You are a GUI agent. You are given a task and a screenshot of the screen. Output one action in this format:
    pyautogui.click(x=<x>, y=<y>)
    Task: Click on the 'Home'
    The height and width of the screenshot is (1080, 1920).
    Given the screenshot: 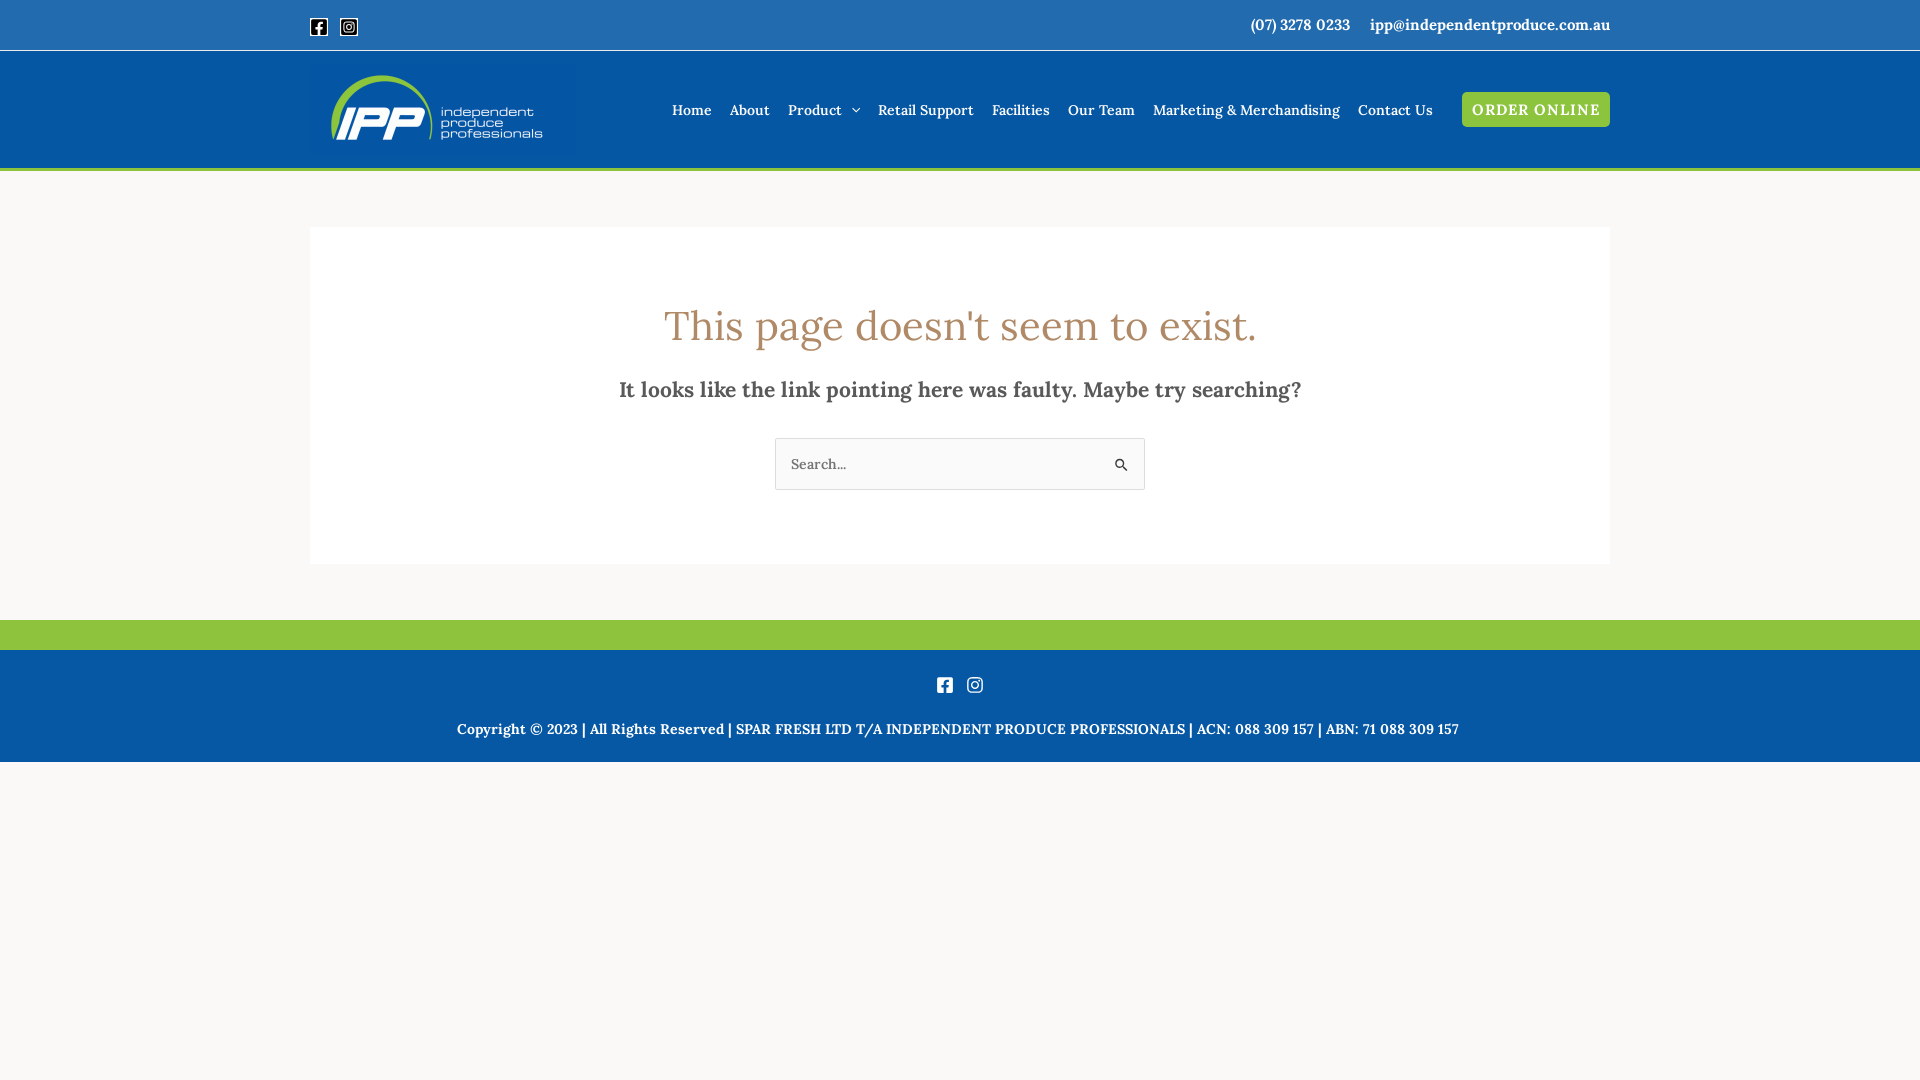 What is the action you would take?
    pyautogui.click(x=691, y=110)
    